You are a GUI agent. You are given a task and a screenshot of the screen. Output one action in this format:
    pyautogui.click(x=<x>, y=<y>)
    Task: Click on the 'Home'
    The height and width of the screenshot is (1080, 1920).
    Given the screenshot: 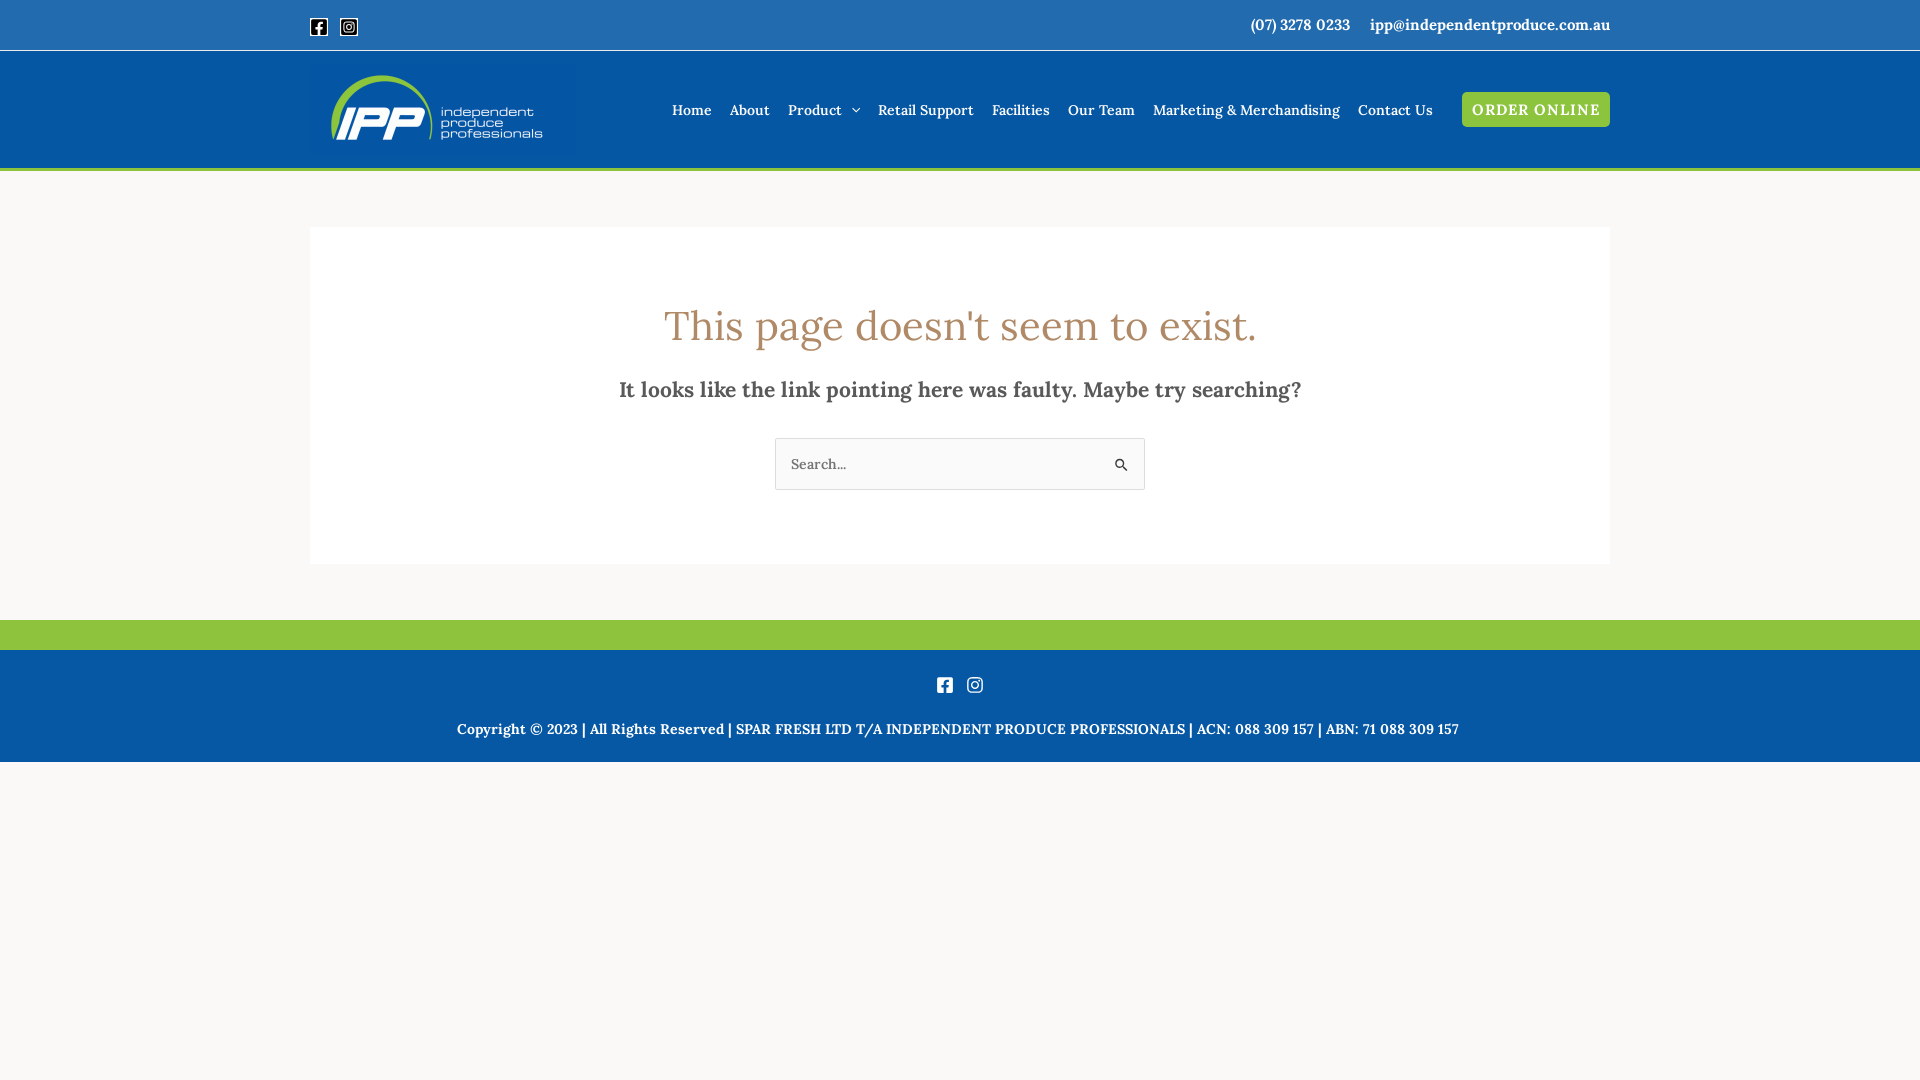 What is the action you would take?
    pyautogui.click(x=691, y=110)
    